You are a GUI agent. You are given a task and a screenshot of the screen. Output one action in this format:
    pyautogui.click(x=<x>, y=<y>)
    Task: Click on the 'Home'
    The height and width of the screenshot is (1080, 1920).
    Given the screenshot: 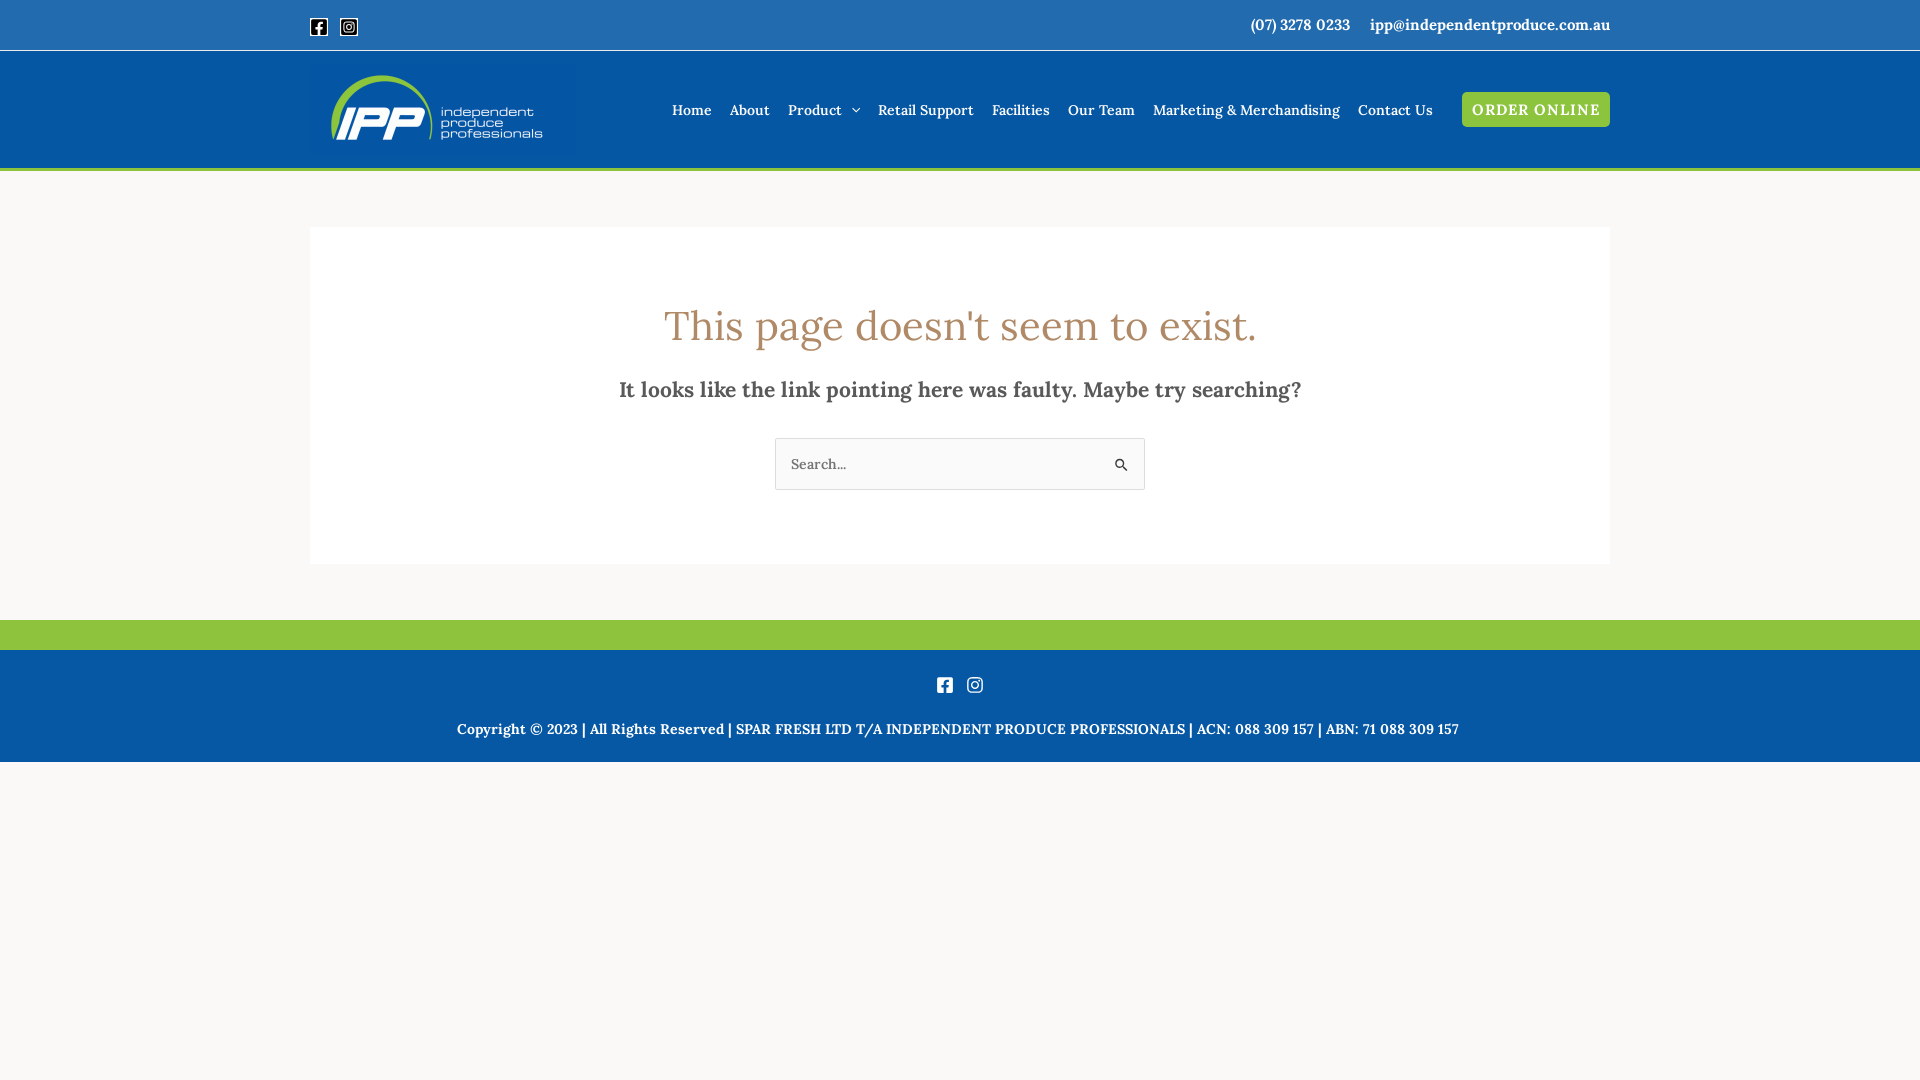 What is the action you would take?
    pyautogui.click(x=691, y=110)
    